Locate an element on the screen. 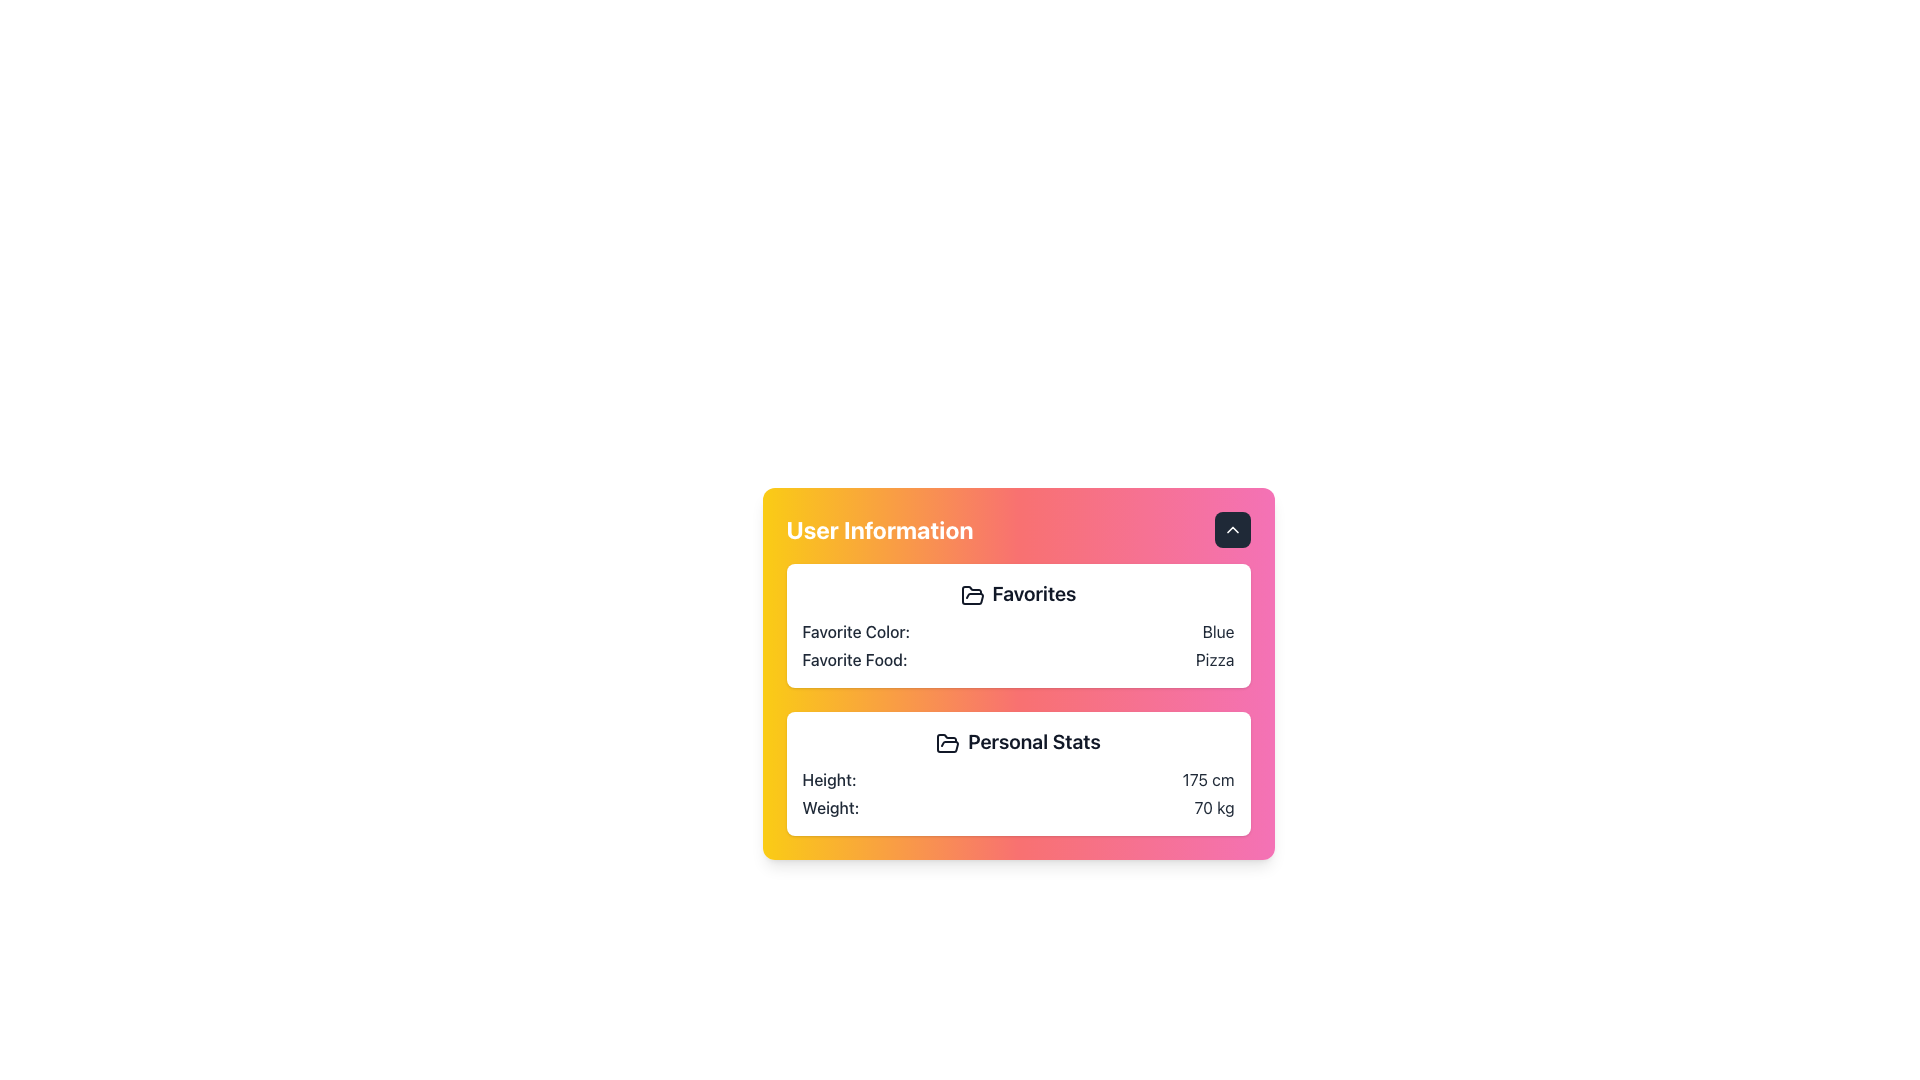  the folder icon with a thin black outline located to the left of the 'Personal Stats' text is located at coordinates (947, 743).